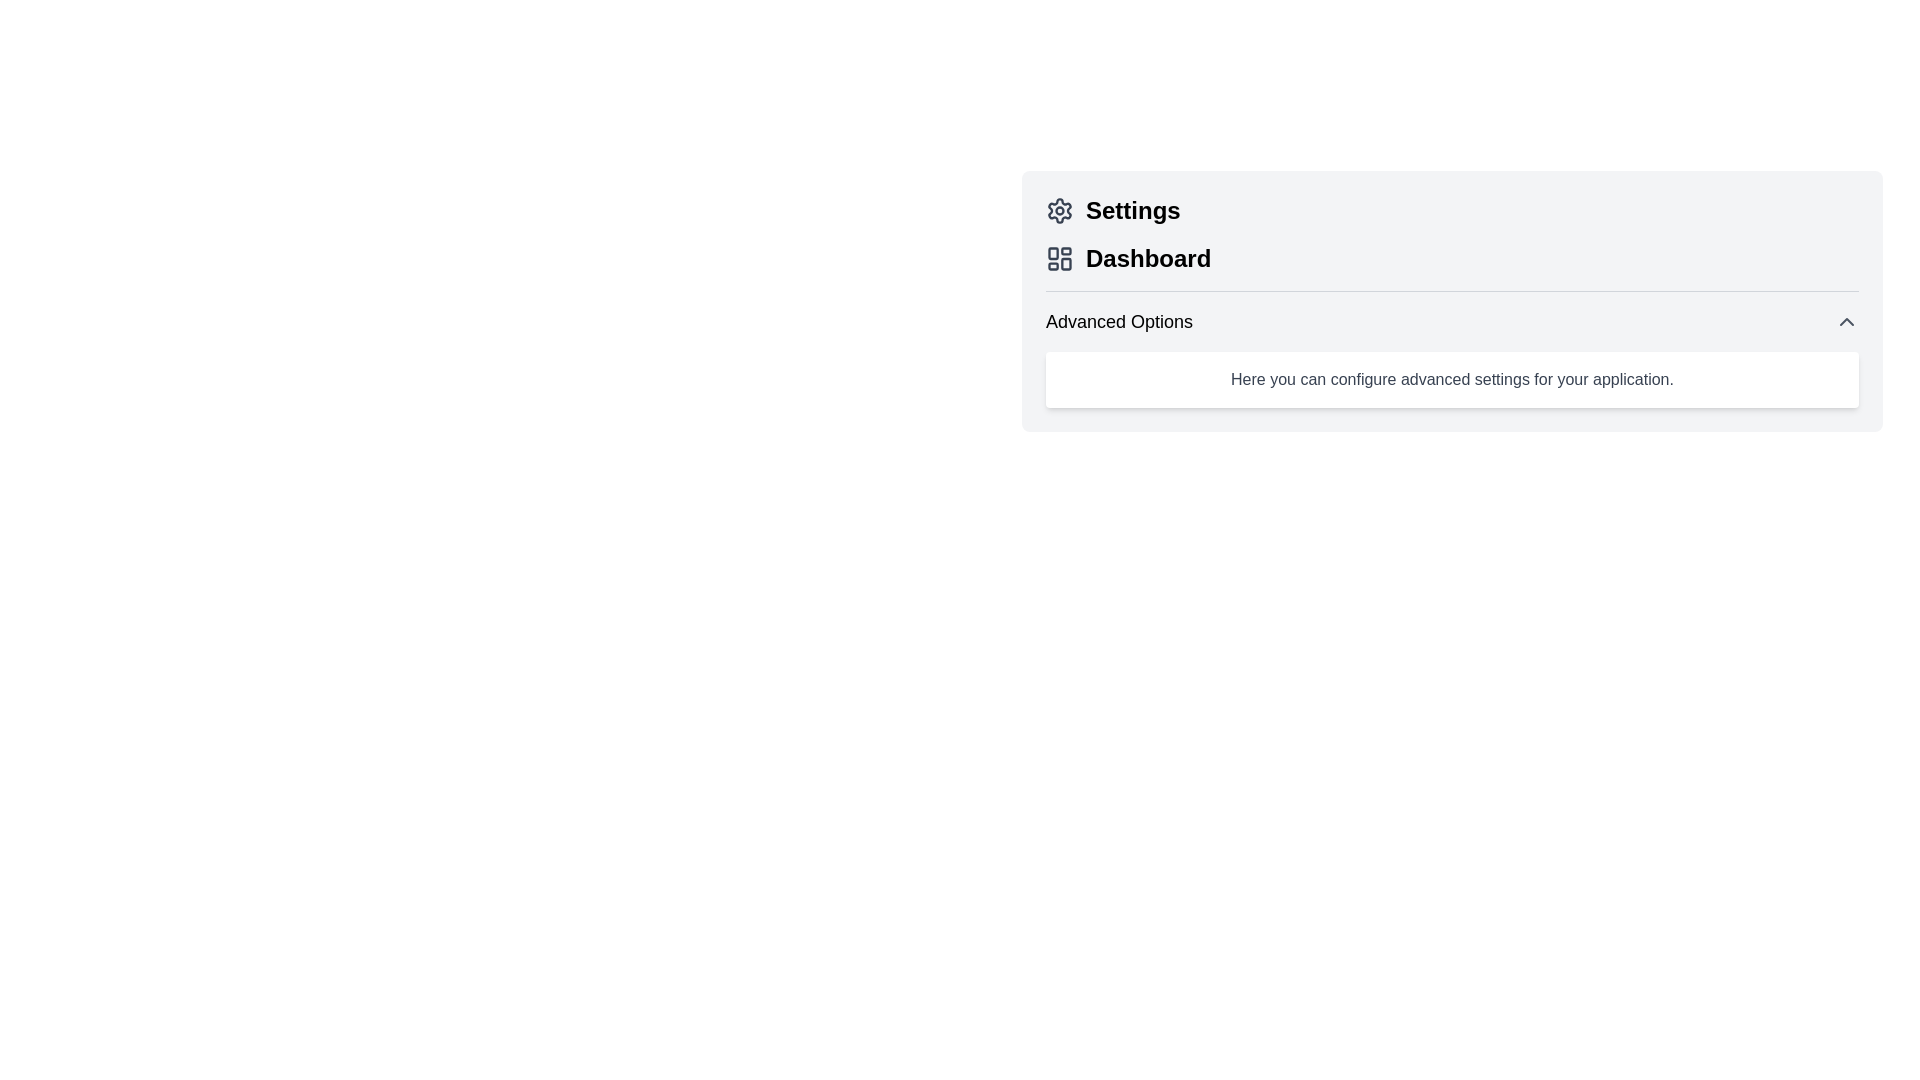 The image size is (1920, 1080). I want to click on the 'Settings' text label, which is bold, larger in size, and positioned near the left side of the navigation menu, so click(1133, 211).